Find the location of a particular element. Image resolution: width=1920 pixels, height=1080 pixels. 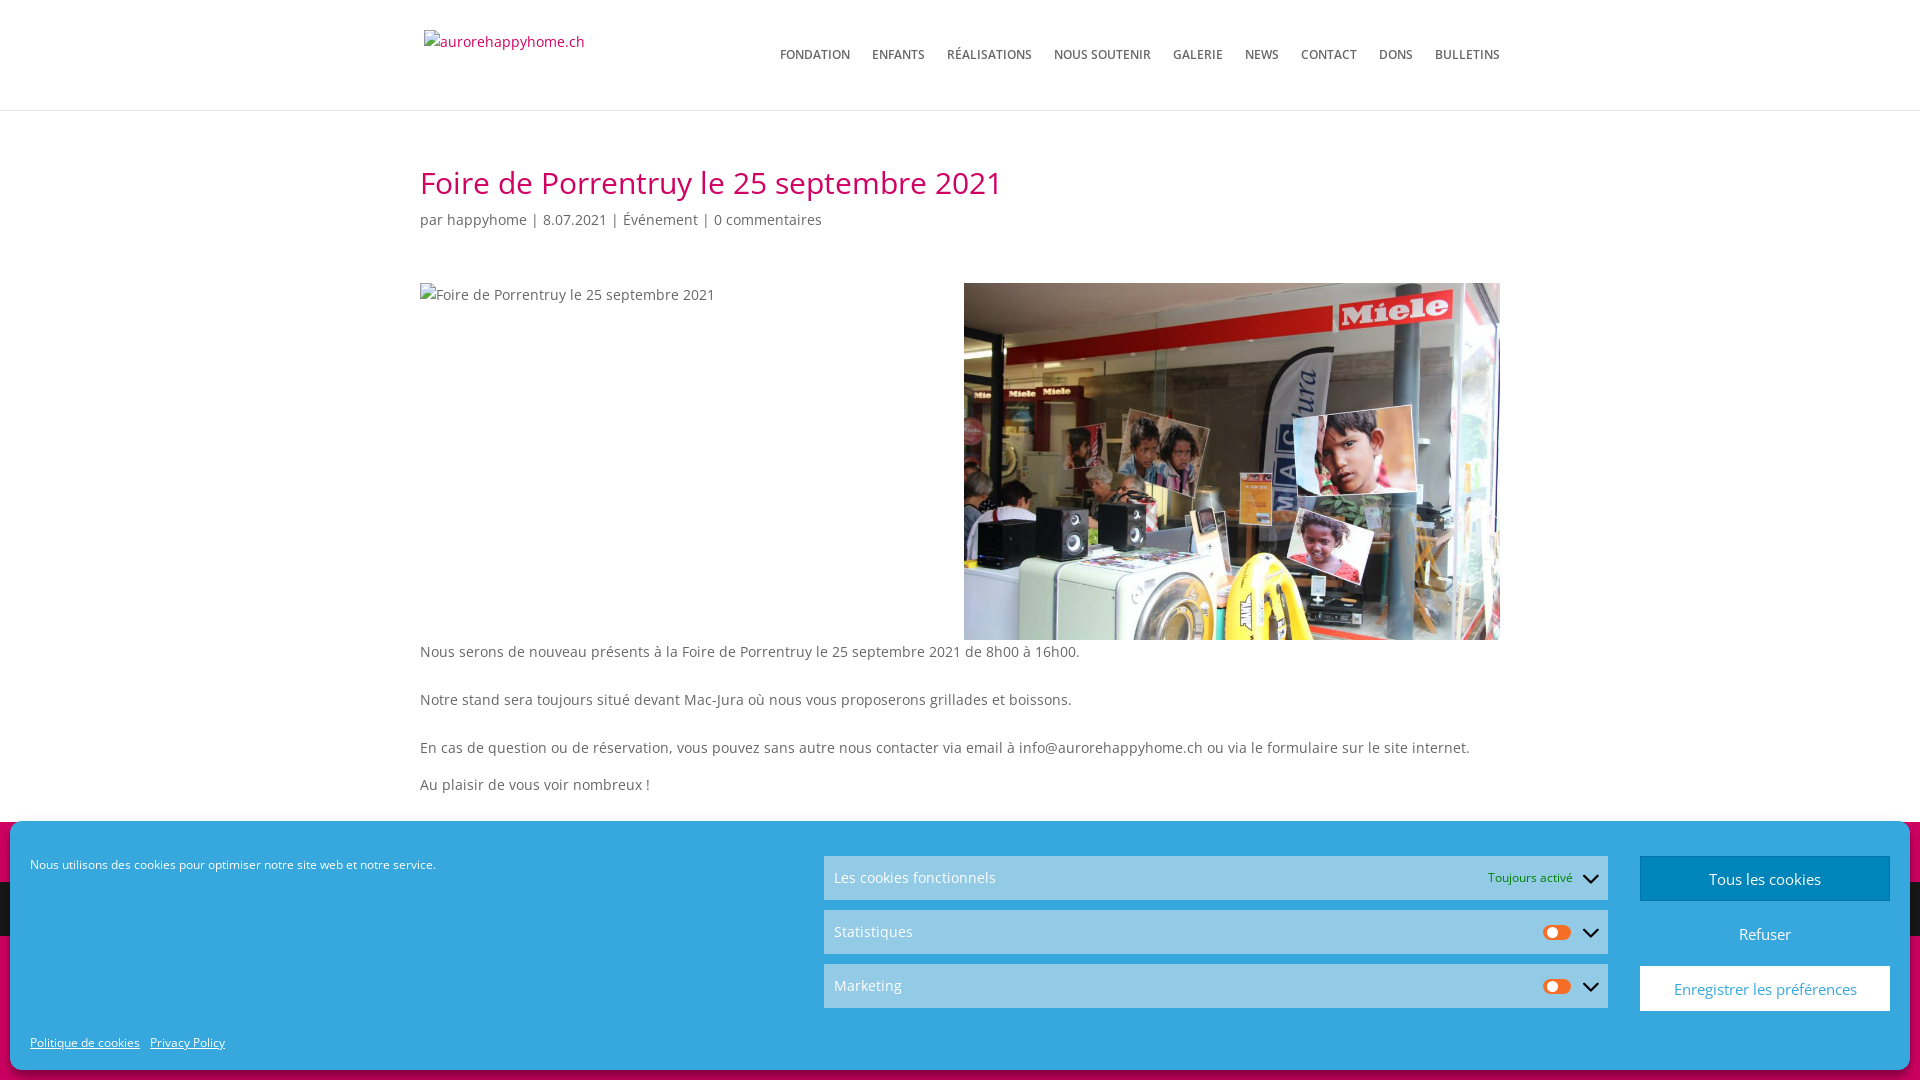

'GALERIE' is located at coordinates (1172, 77).